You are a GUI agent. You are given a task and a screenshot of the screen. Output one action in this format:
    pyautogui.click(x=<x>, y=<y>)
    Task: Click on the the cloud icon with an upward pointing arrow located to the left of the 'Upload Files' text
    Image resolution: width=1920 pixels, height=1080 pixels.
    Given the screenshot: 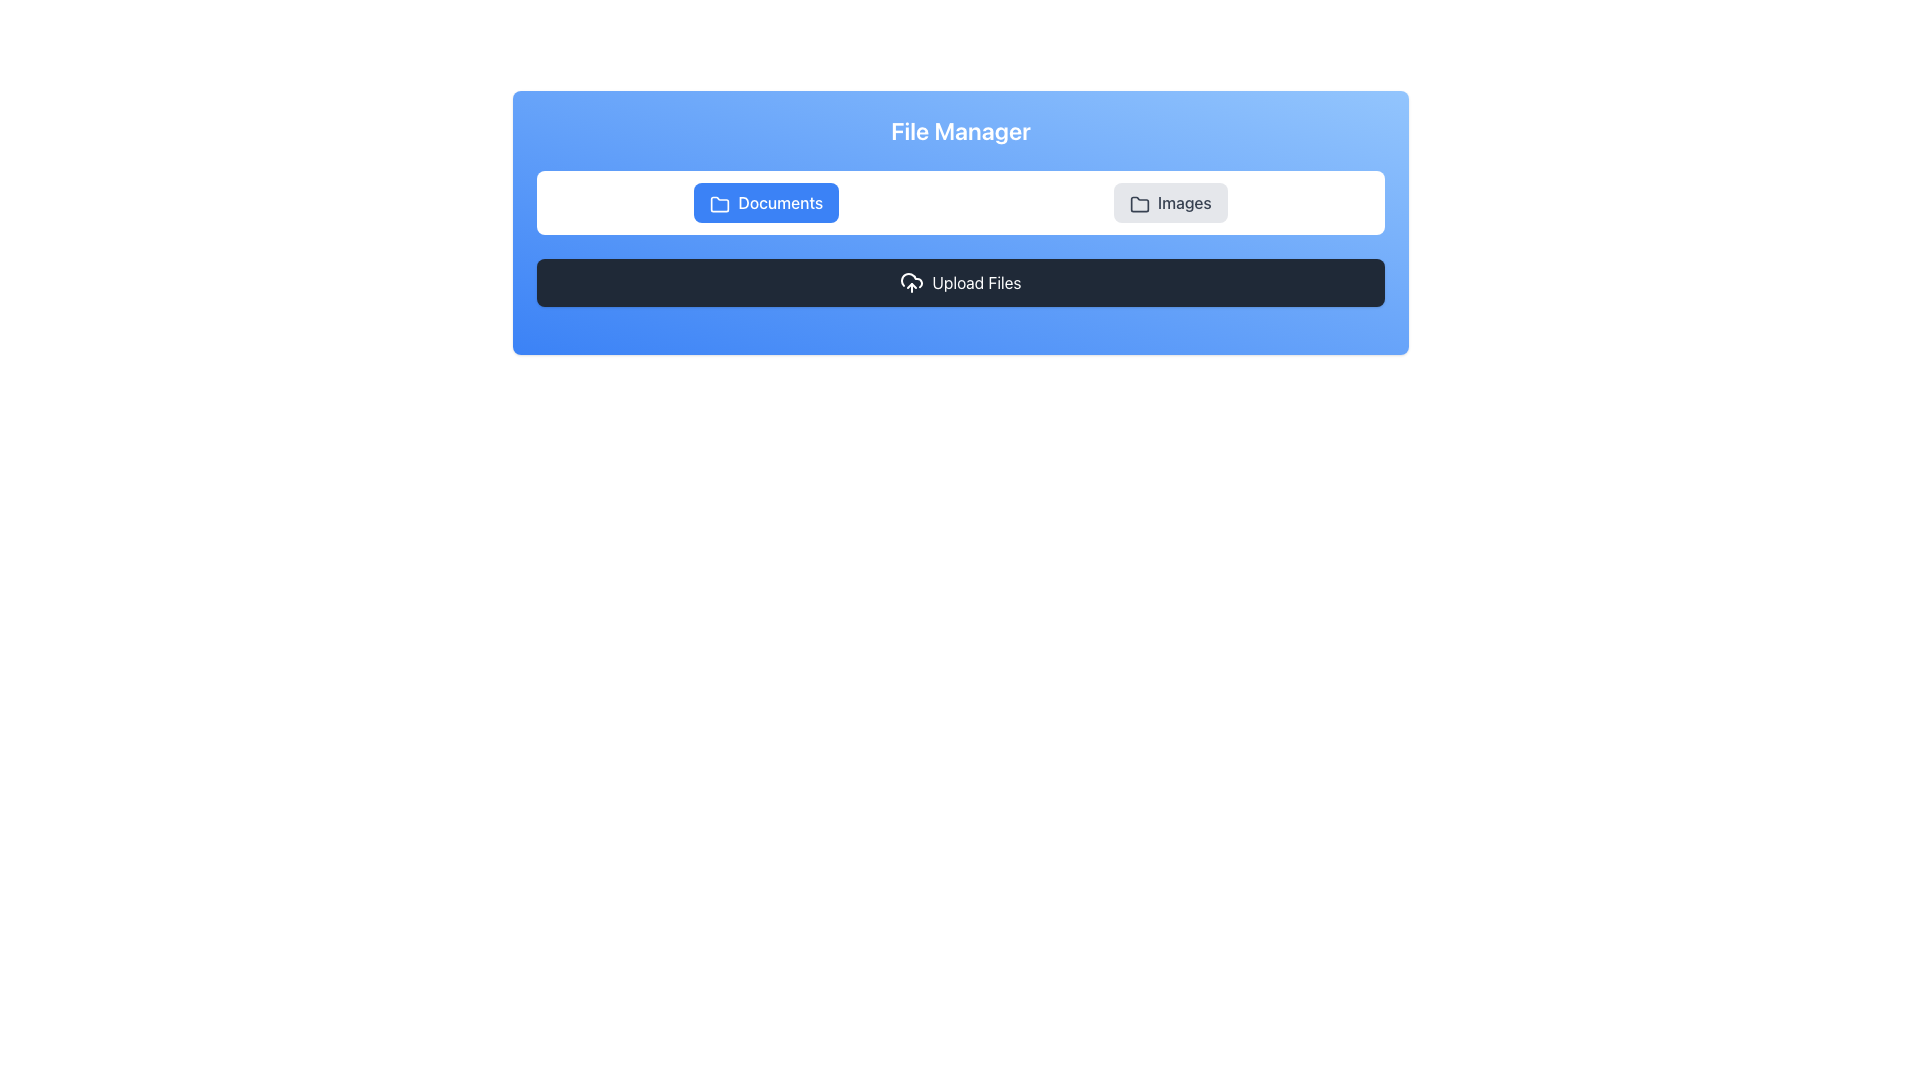 What is the action you would take?
    pyautogui.click(x=911, y=282)
    